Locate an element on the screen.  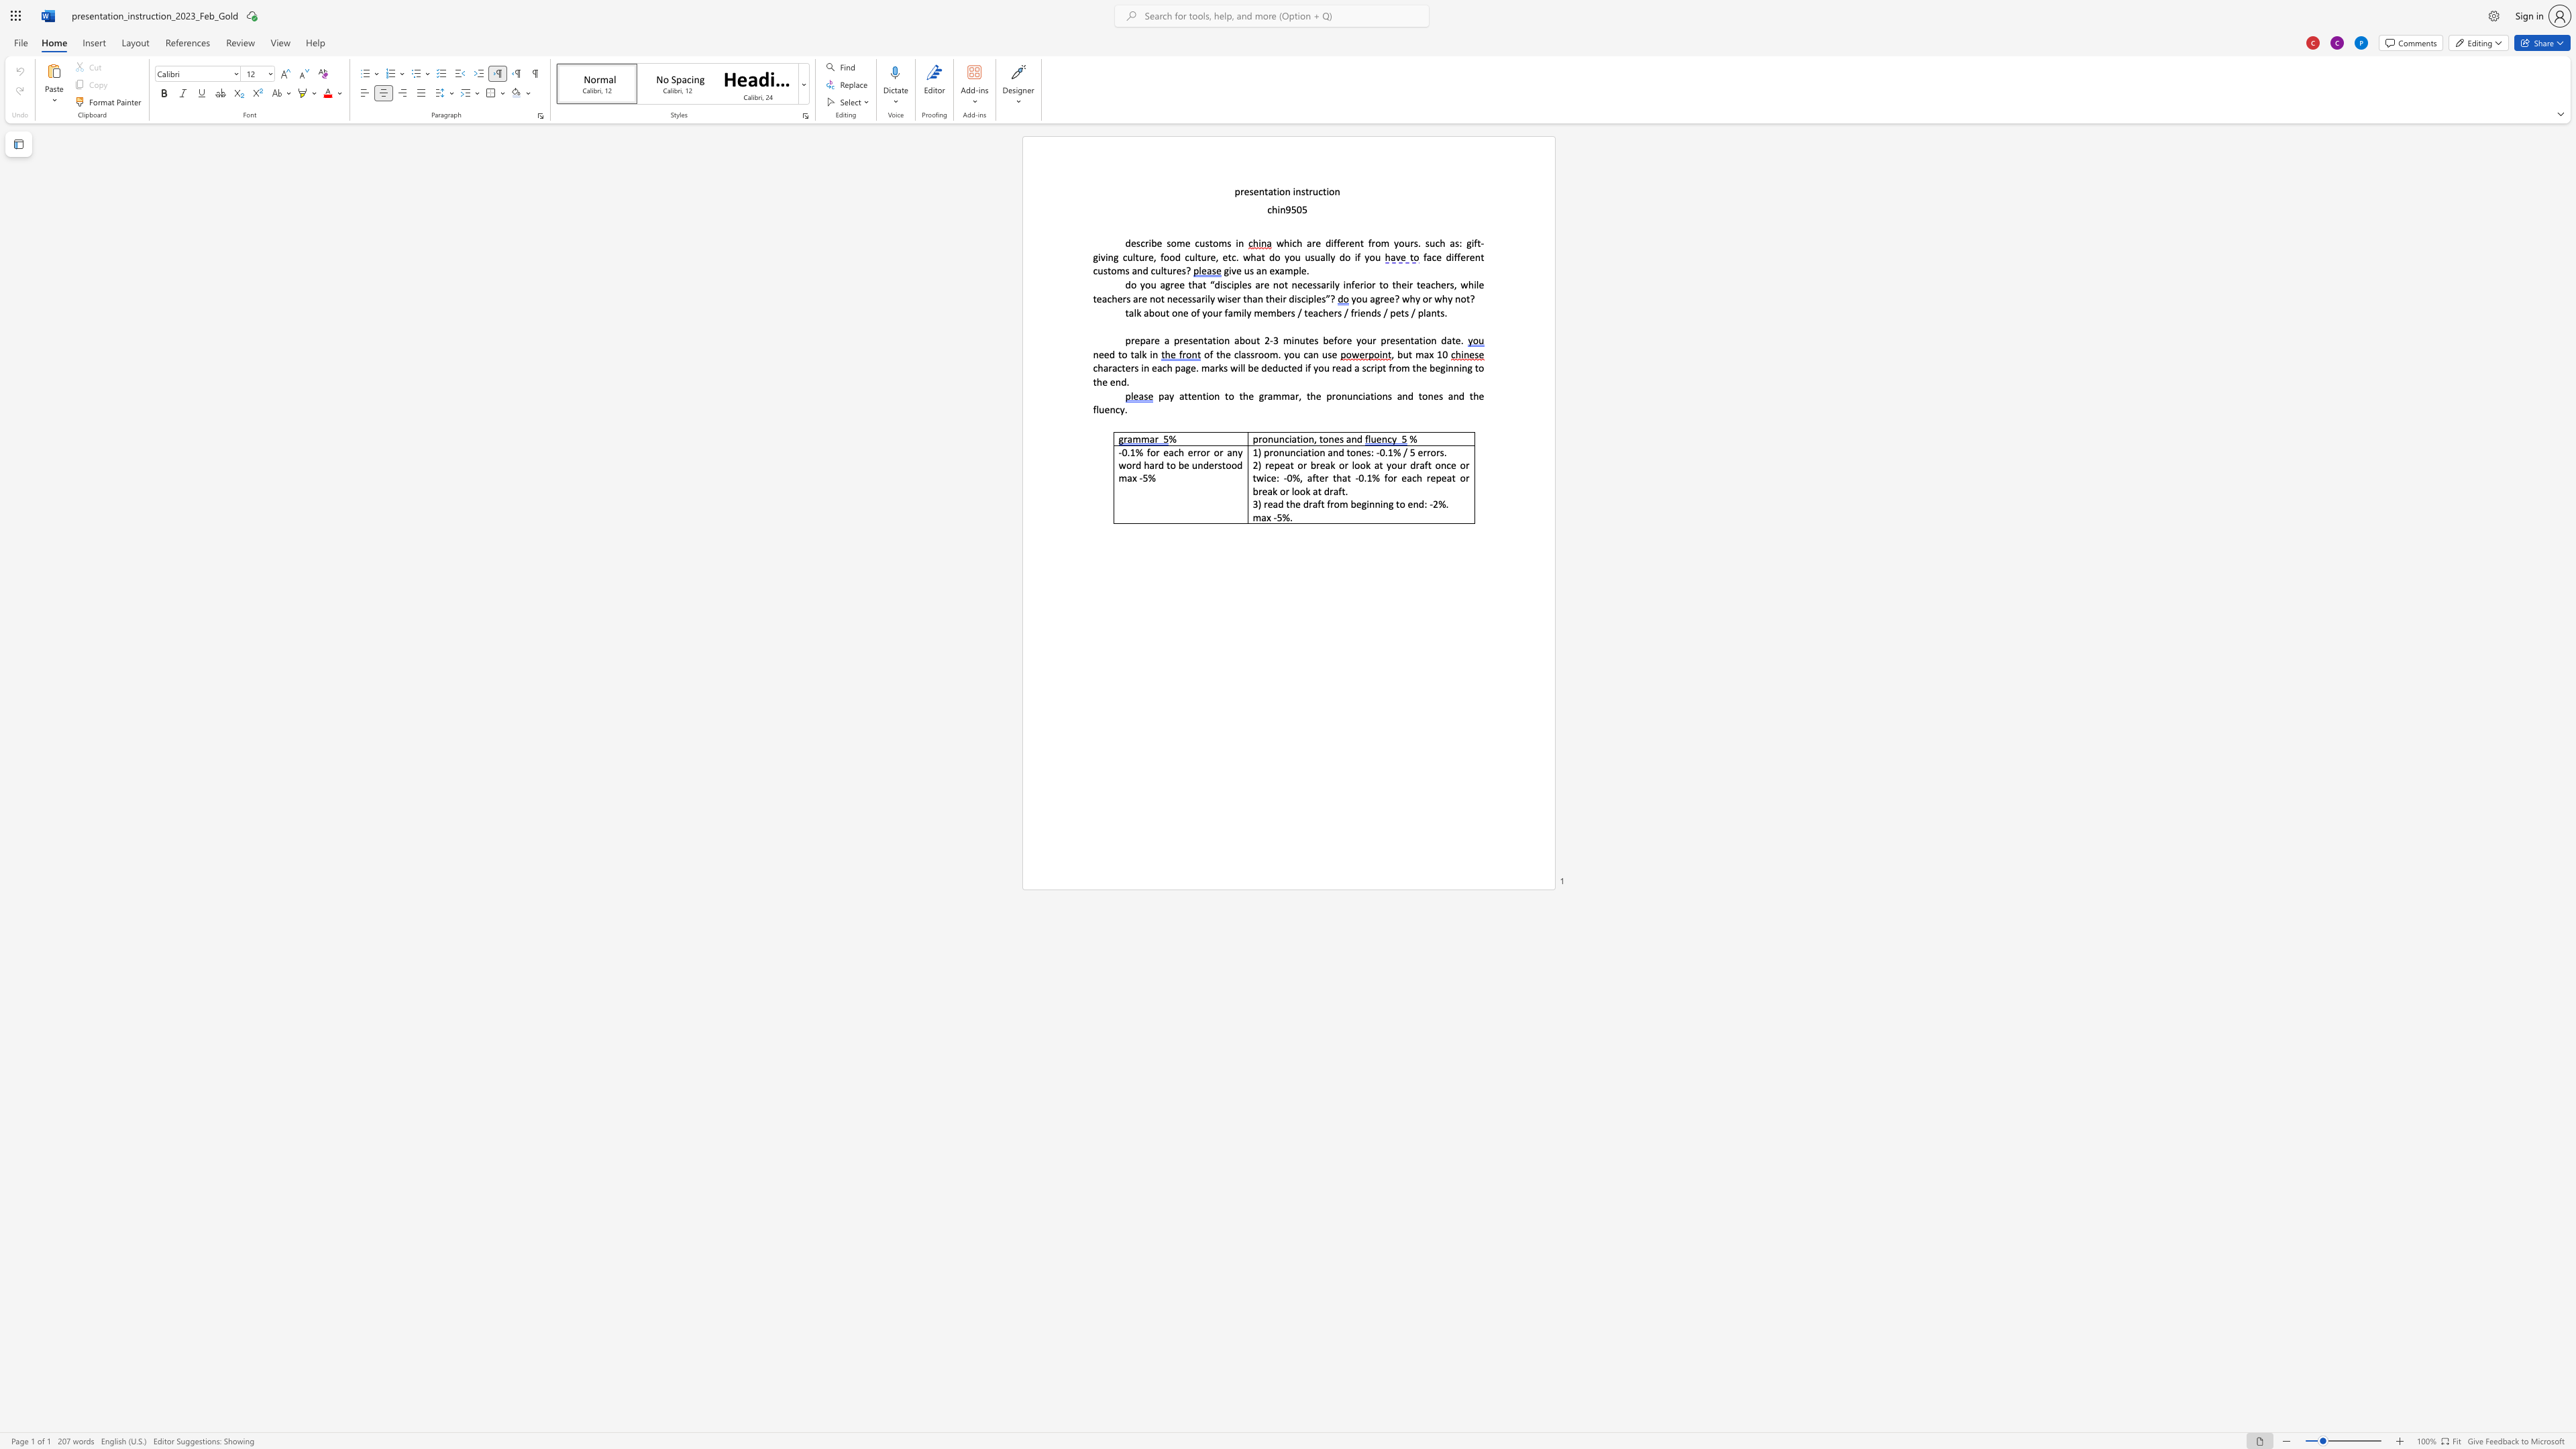
the 2th character "c" in the text is located at coordinates (1196, 242).